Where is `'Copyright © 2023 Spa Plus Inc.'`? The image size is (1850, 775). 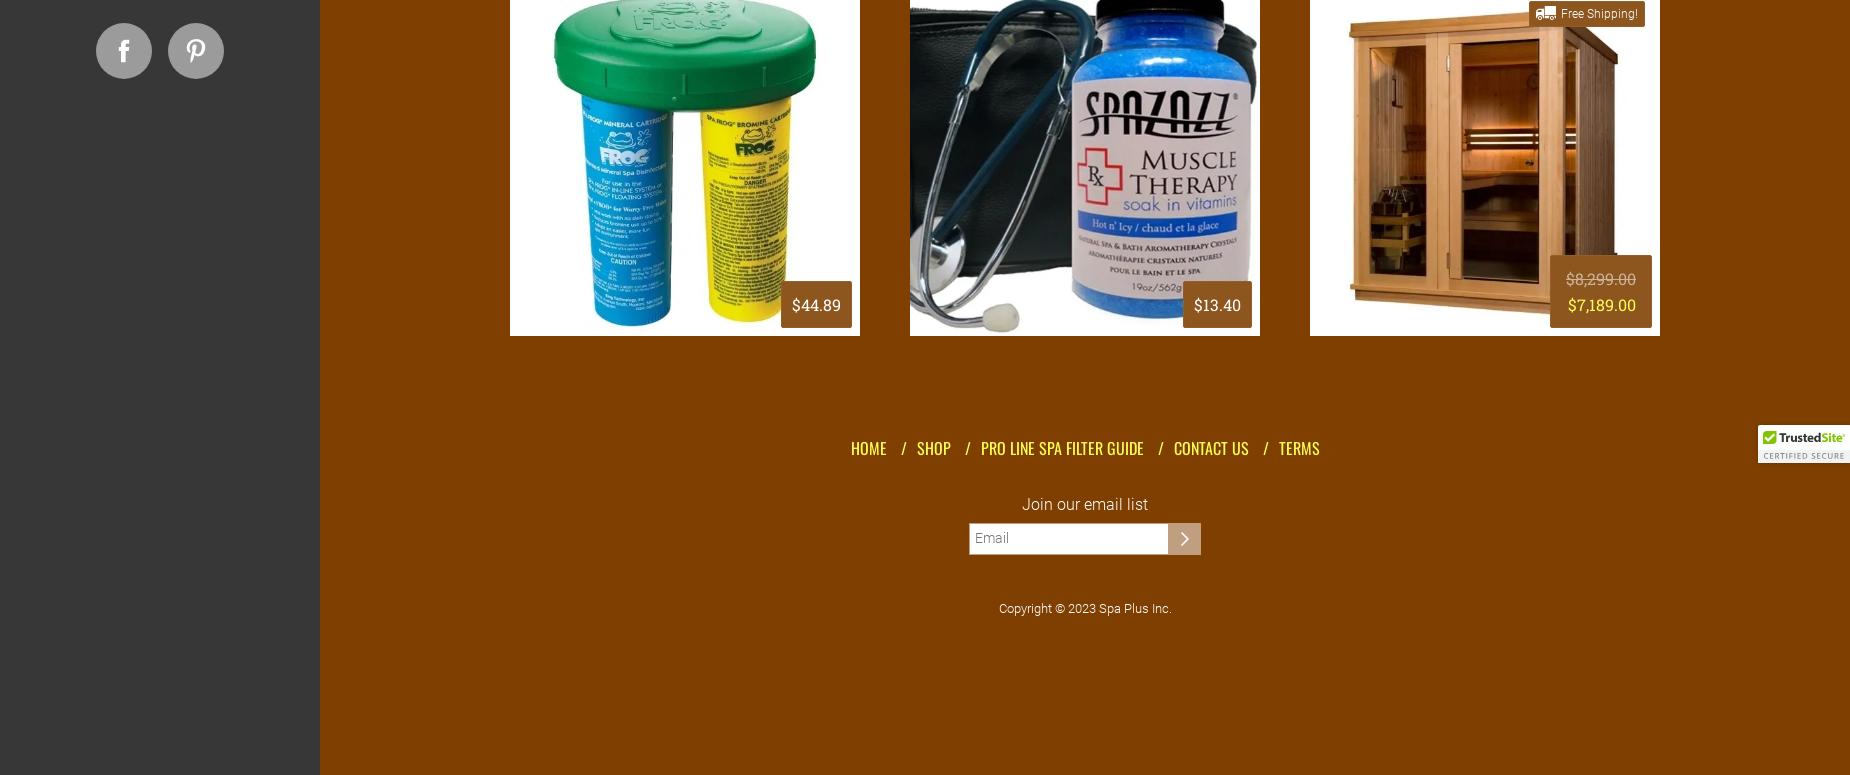
'Copyright © 2023 Spa Plus Inc.' is located at coordinates (1083, 608).